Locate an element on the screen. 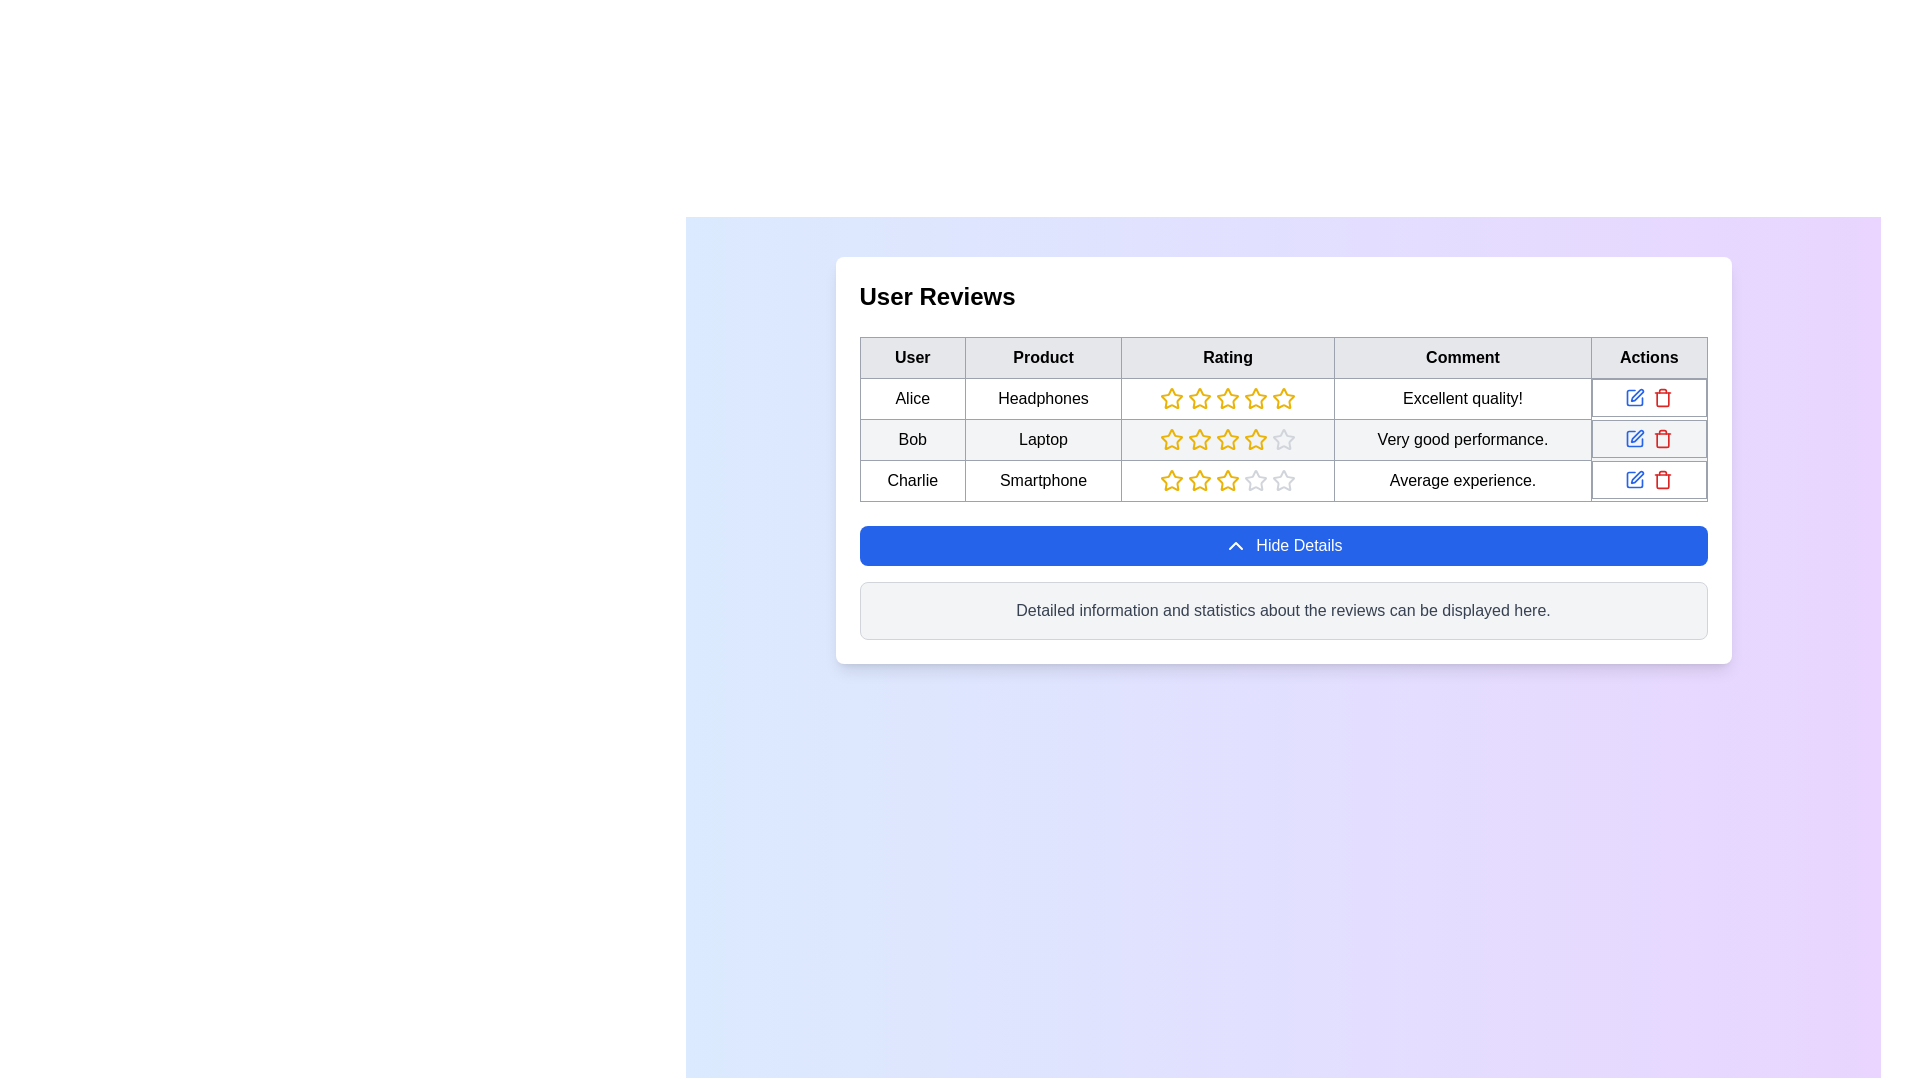 Image resolution: width=1920 pixels, height=1080 pixels. the edit icon in the 'Actions' column of the 'User Reviews' table corresponding to the first row associated with 'Alice' is located at coordinates (1635, 397).